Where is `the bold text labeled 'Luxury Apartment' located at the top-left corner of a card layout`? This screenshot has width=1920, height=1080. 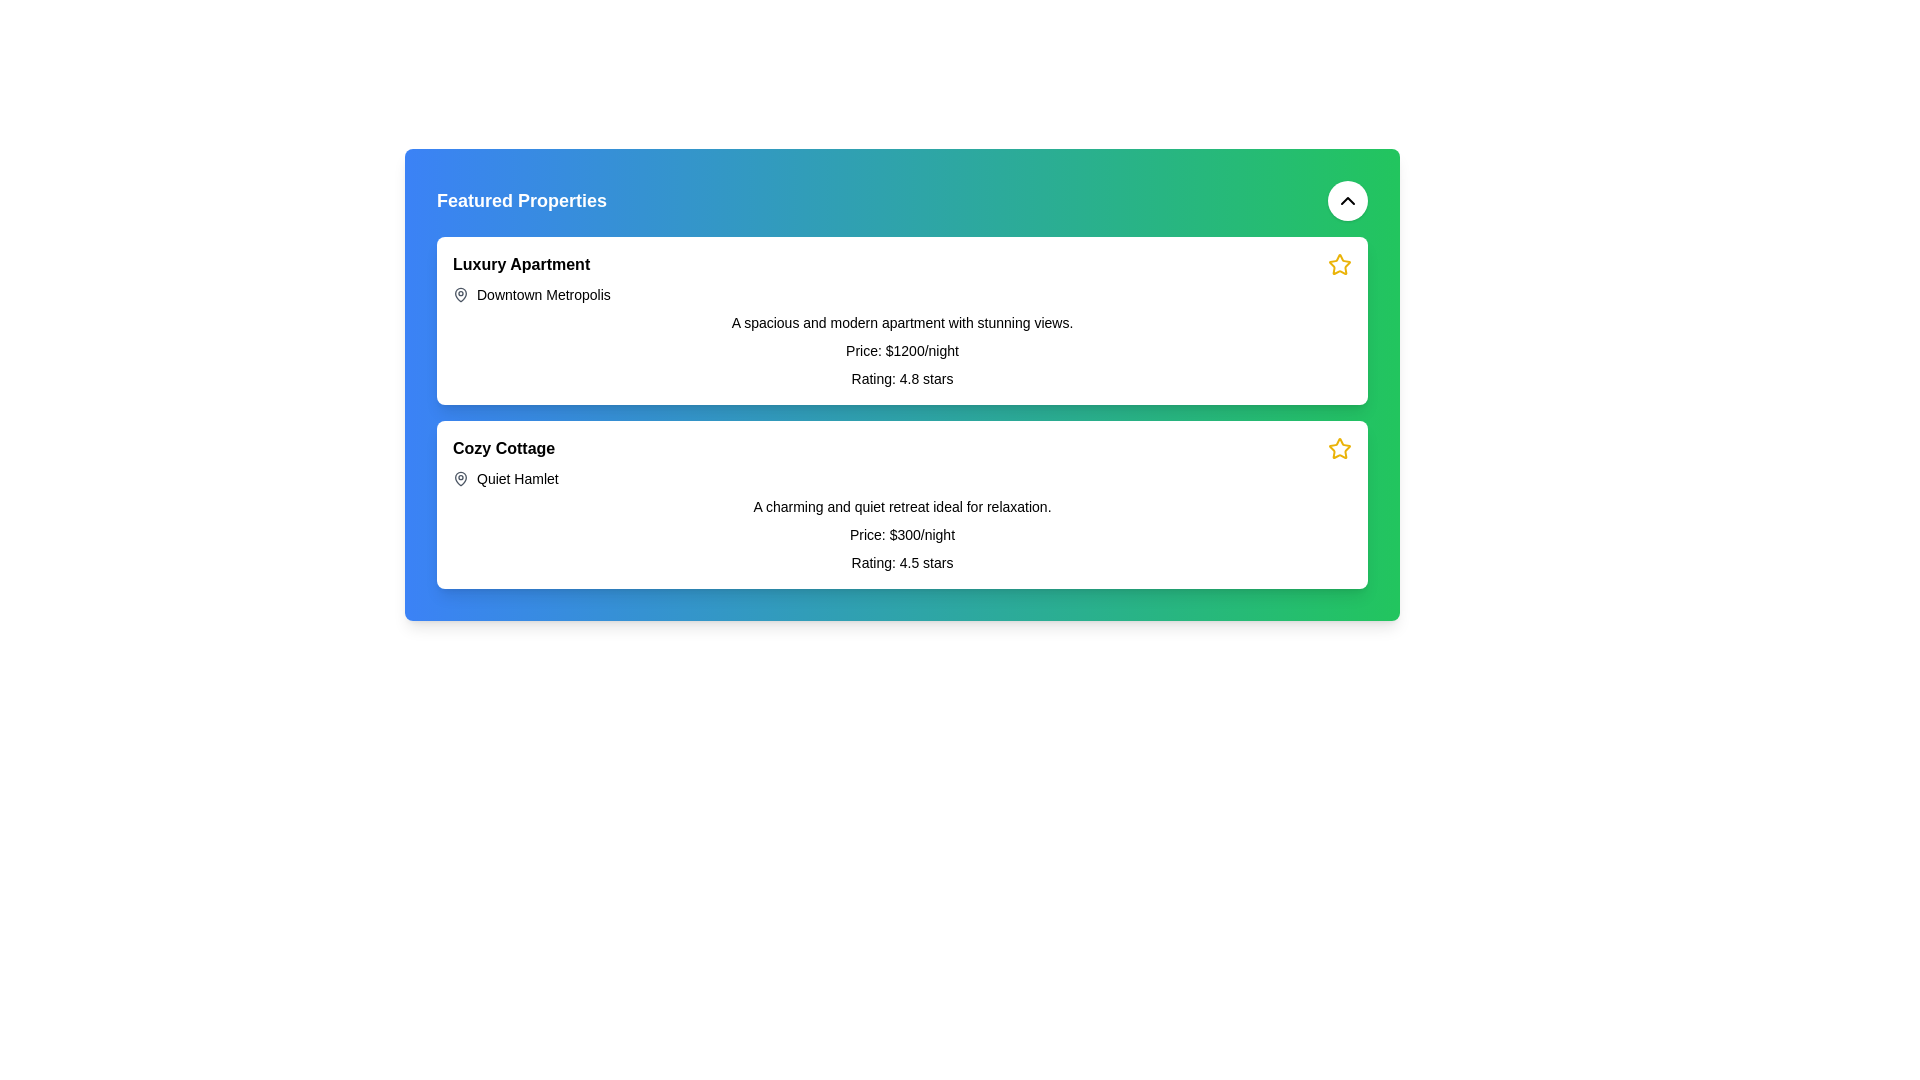 the bold text labeled 'Luxury Apartment' located at the top-left corner of a card layout is located at coordinates (521, 264).